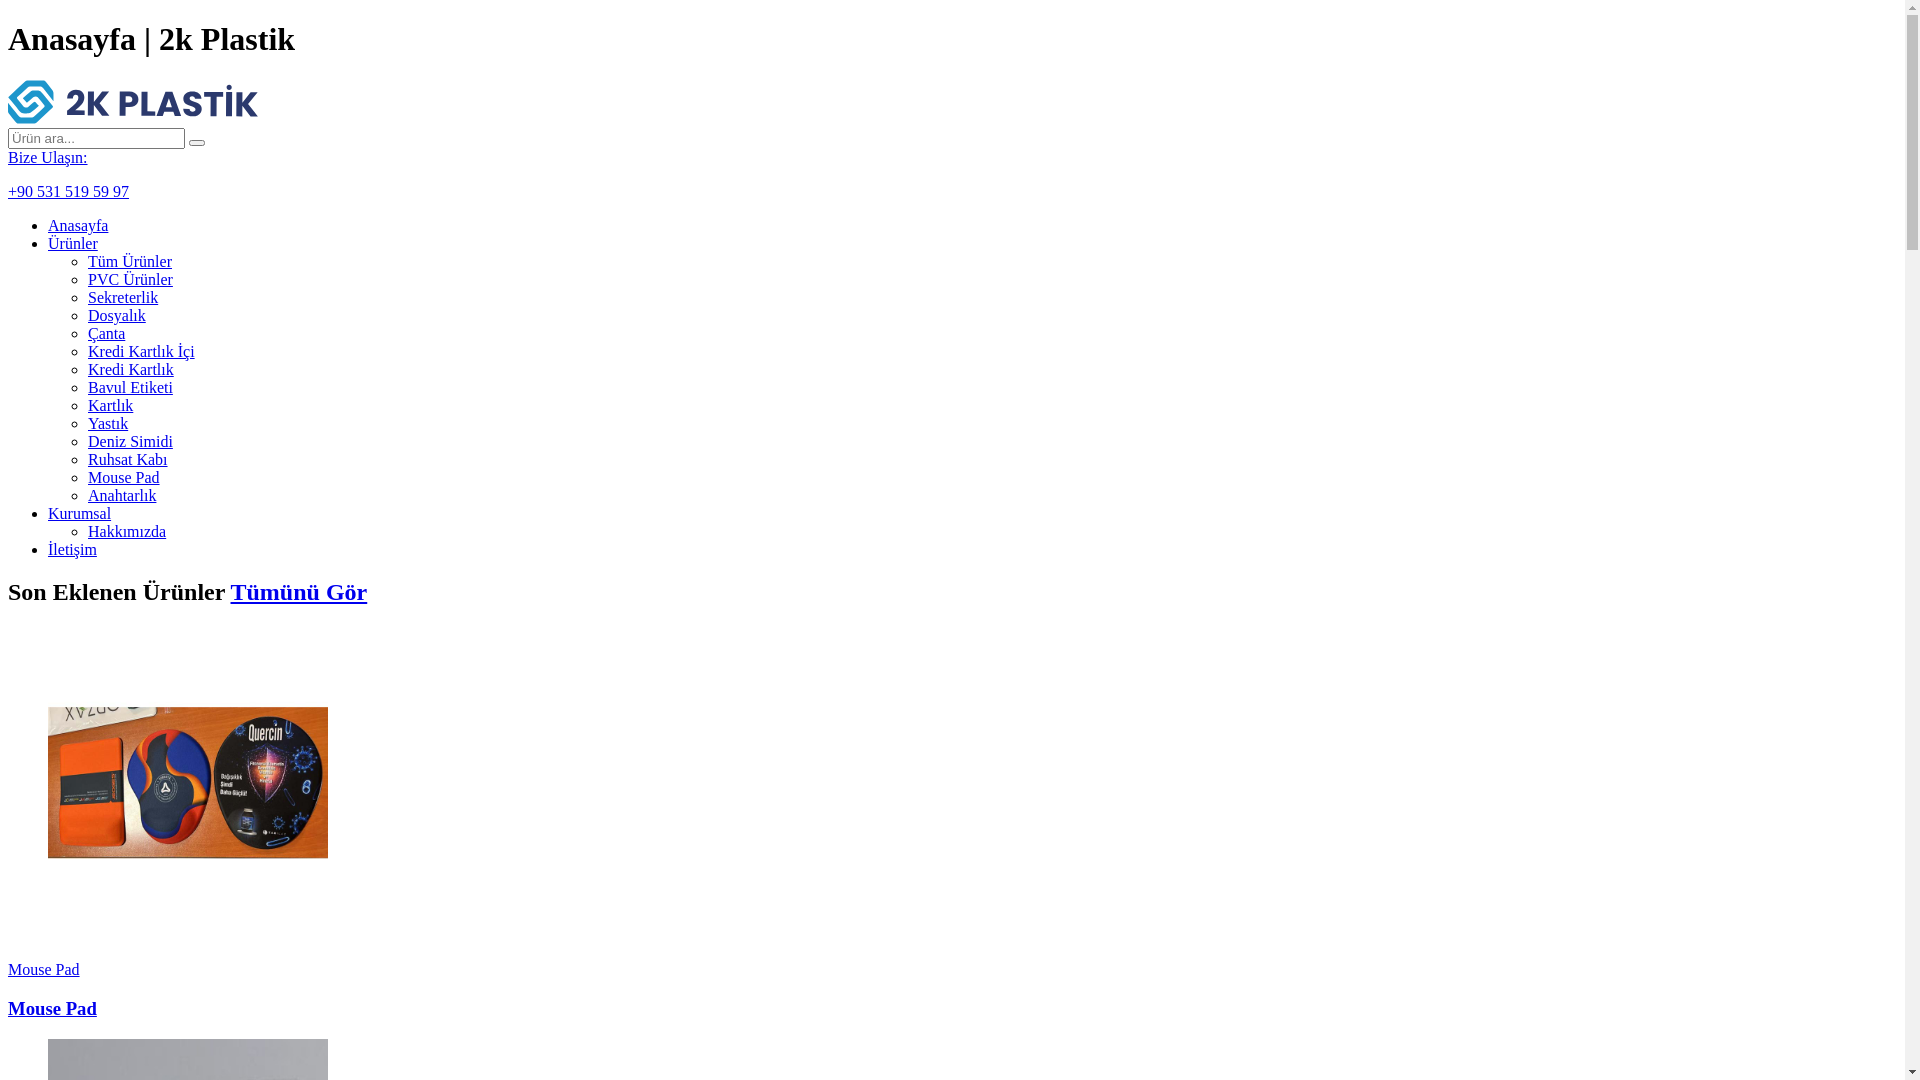 This screenshot has width=1920, height=1080. What do you see at coordinates (129, 387) in the screenshot?
I see `'Bavul Etiketi'` at bounding box center [129, 387].